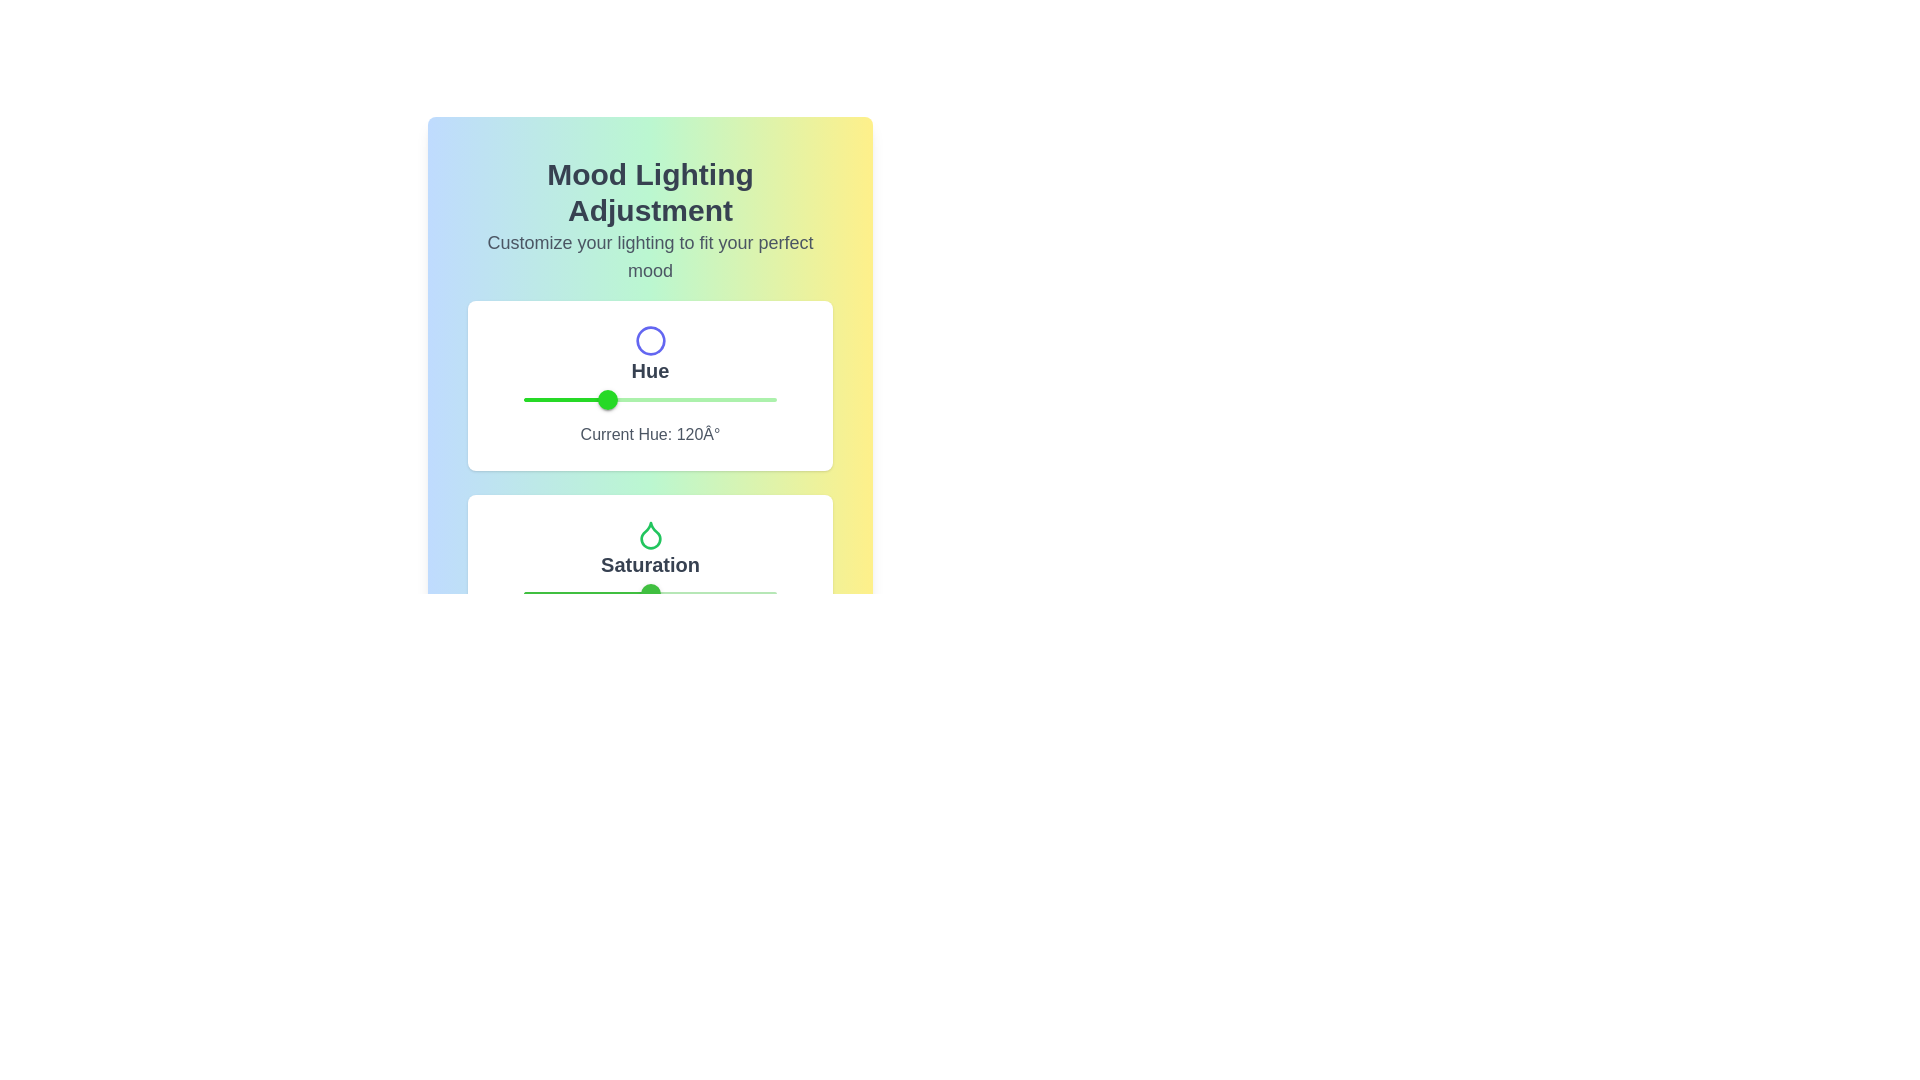 This screenshot has width=1920, height=1080. I want to click on the slider, so click(686, 593).